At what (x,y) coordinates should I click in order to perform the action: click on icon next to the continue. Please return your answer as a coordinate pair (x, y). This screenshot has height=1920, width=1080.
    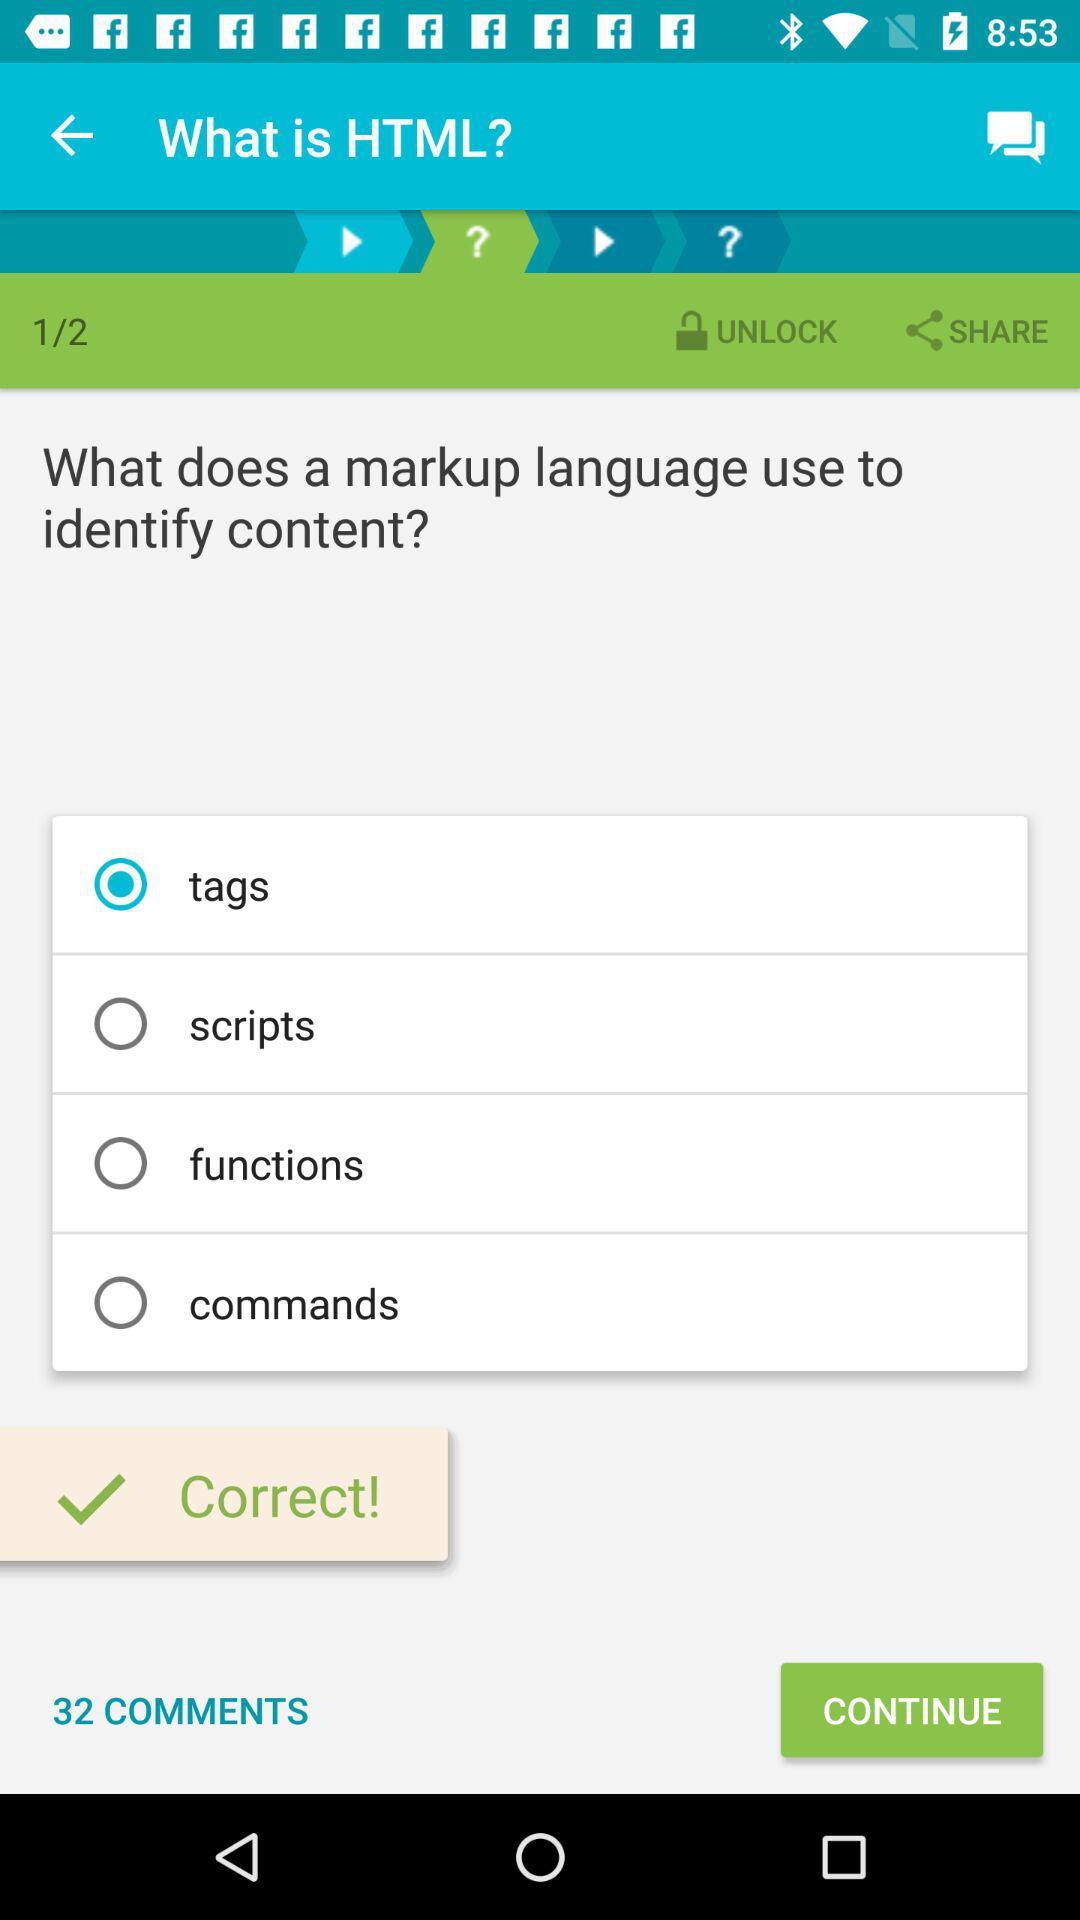
    Looking at the image, I should click on (180, 1708).